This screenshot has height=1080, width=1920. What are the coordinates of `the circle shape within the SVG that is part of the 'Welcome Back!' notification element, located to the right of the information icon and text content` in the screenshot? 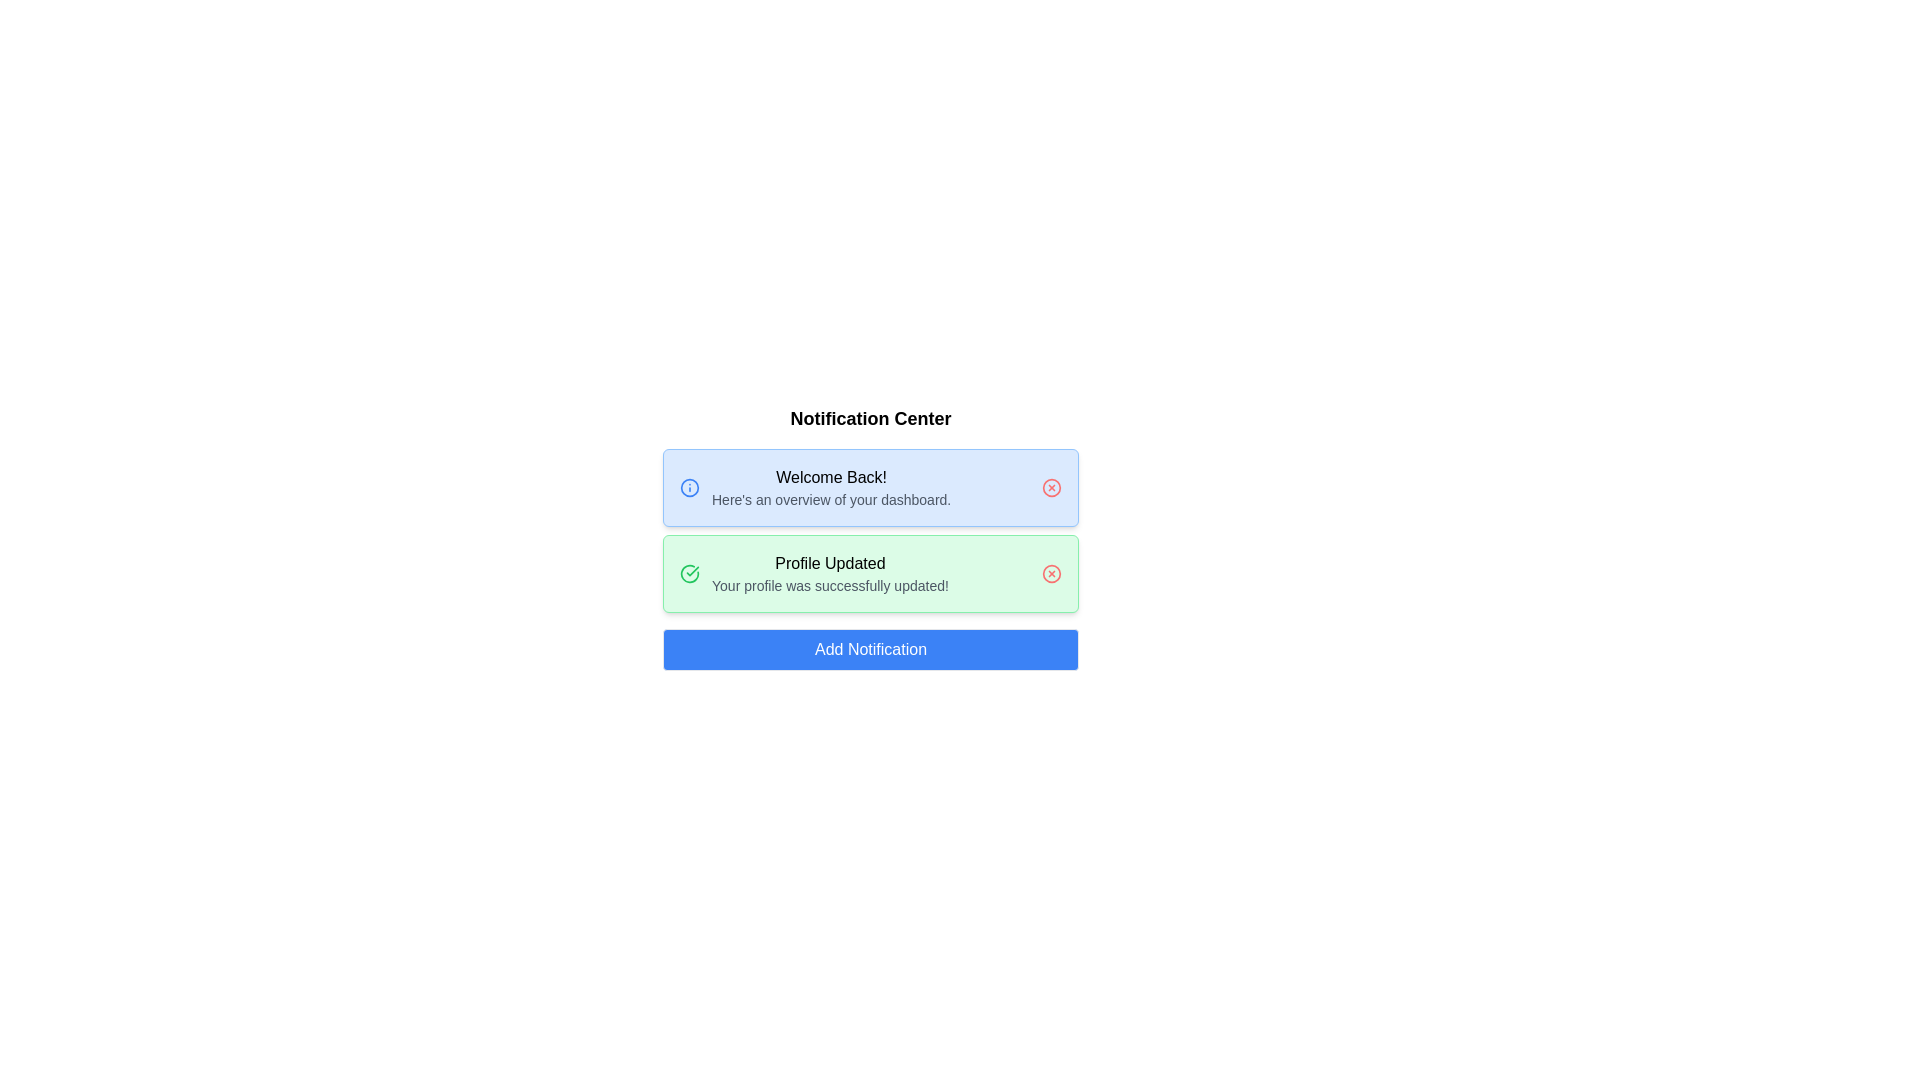 It's located at (1050, 488).